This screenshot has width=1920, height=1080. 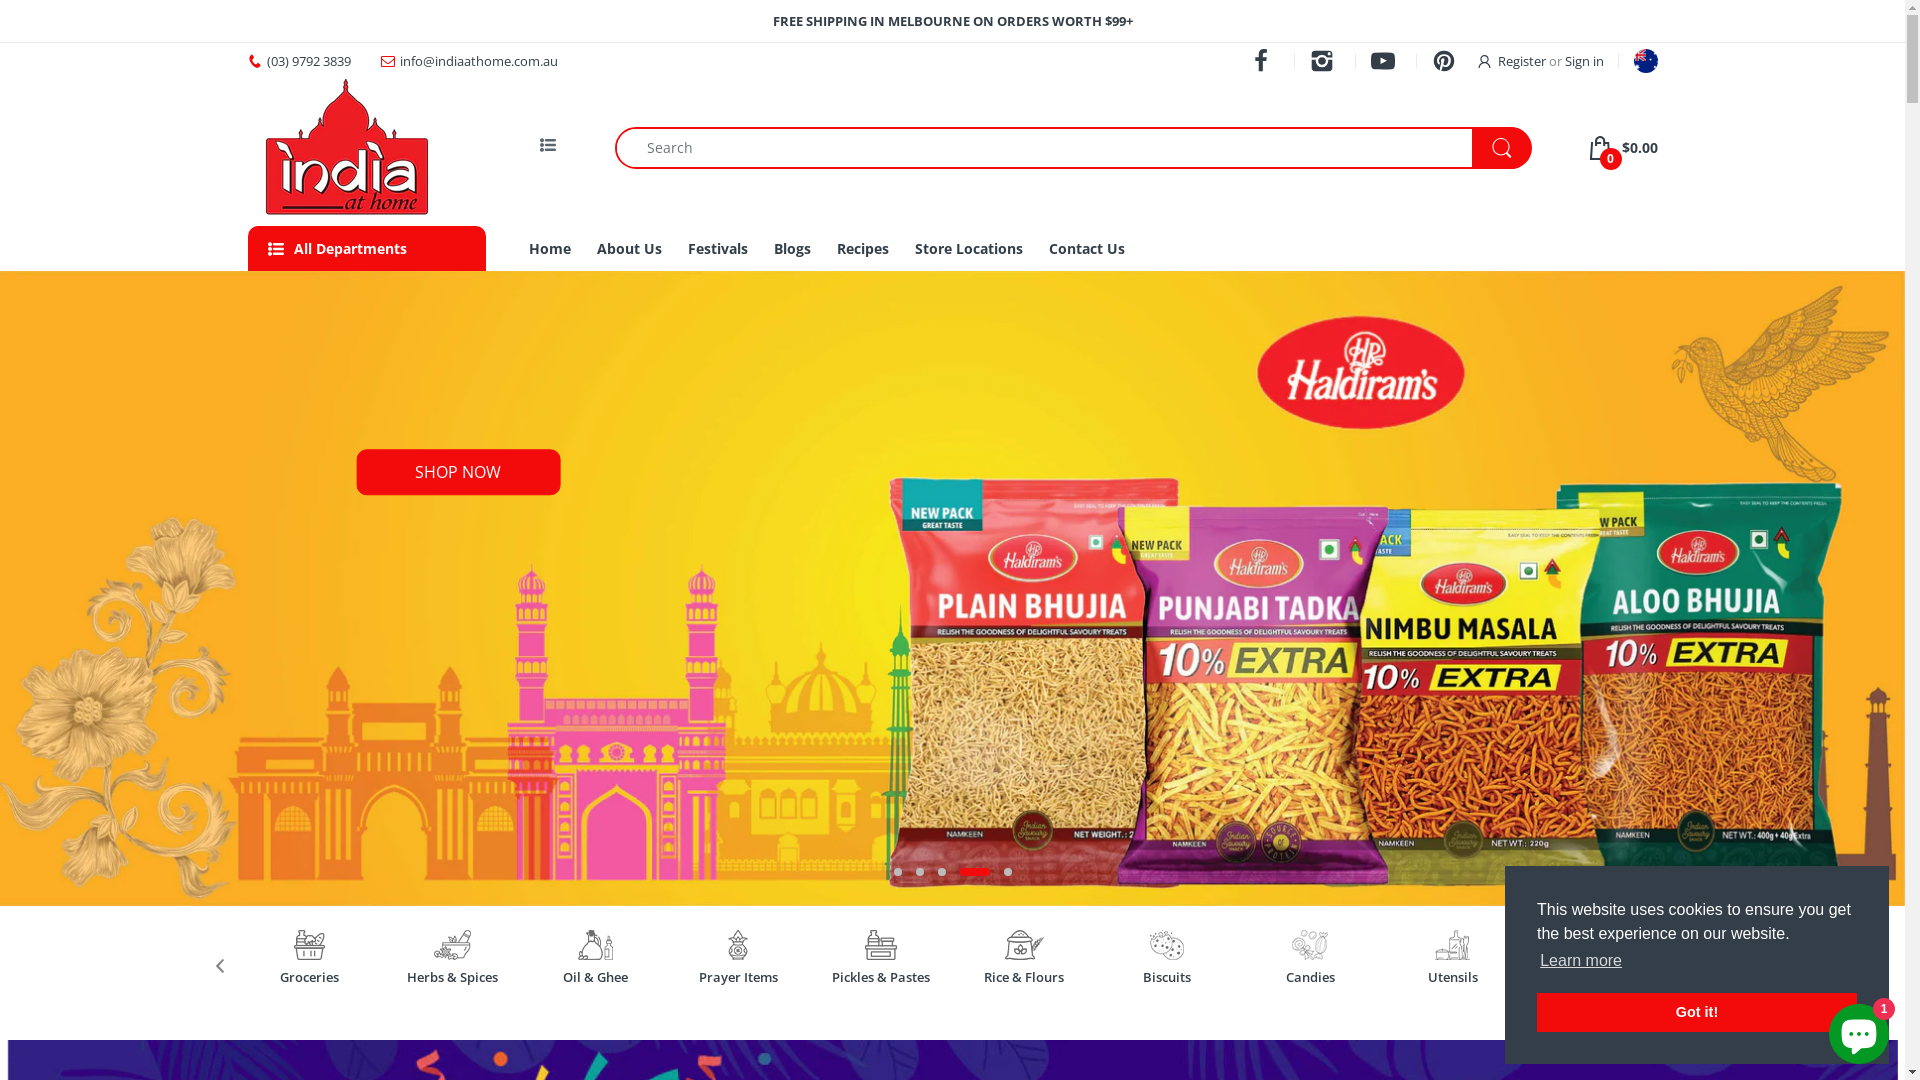 I want to click on 'Oil & Ghee', so click(x=545, y=976).